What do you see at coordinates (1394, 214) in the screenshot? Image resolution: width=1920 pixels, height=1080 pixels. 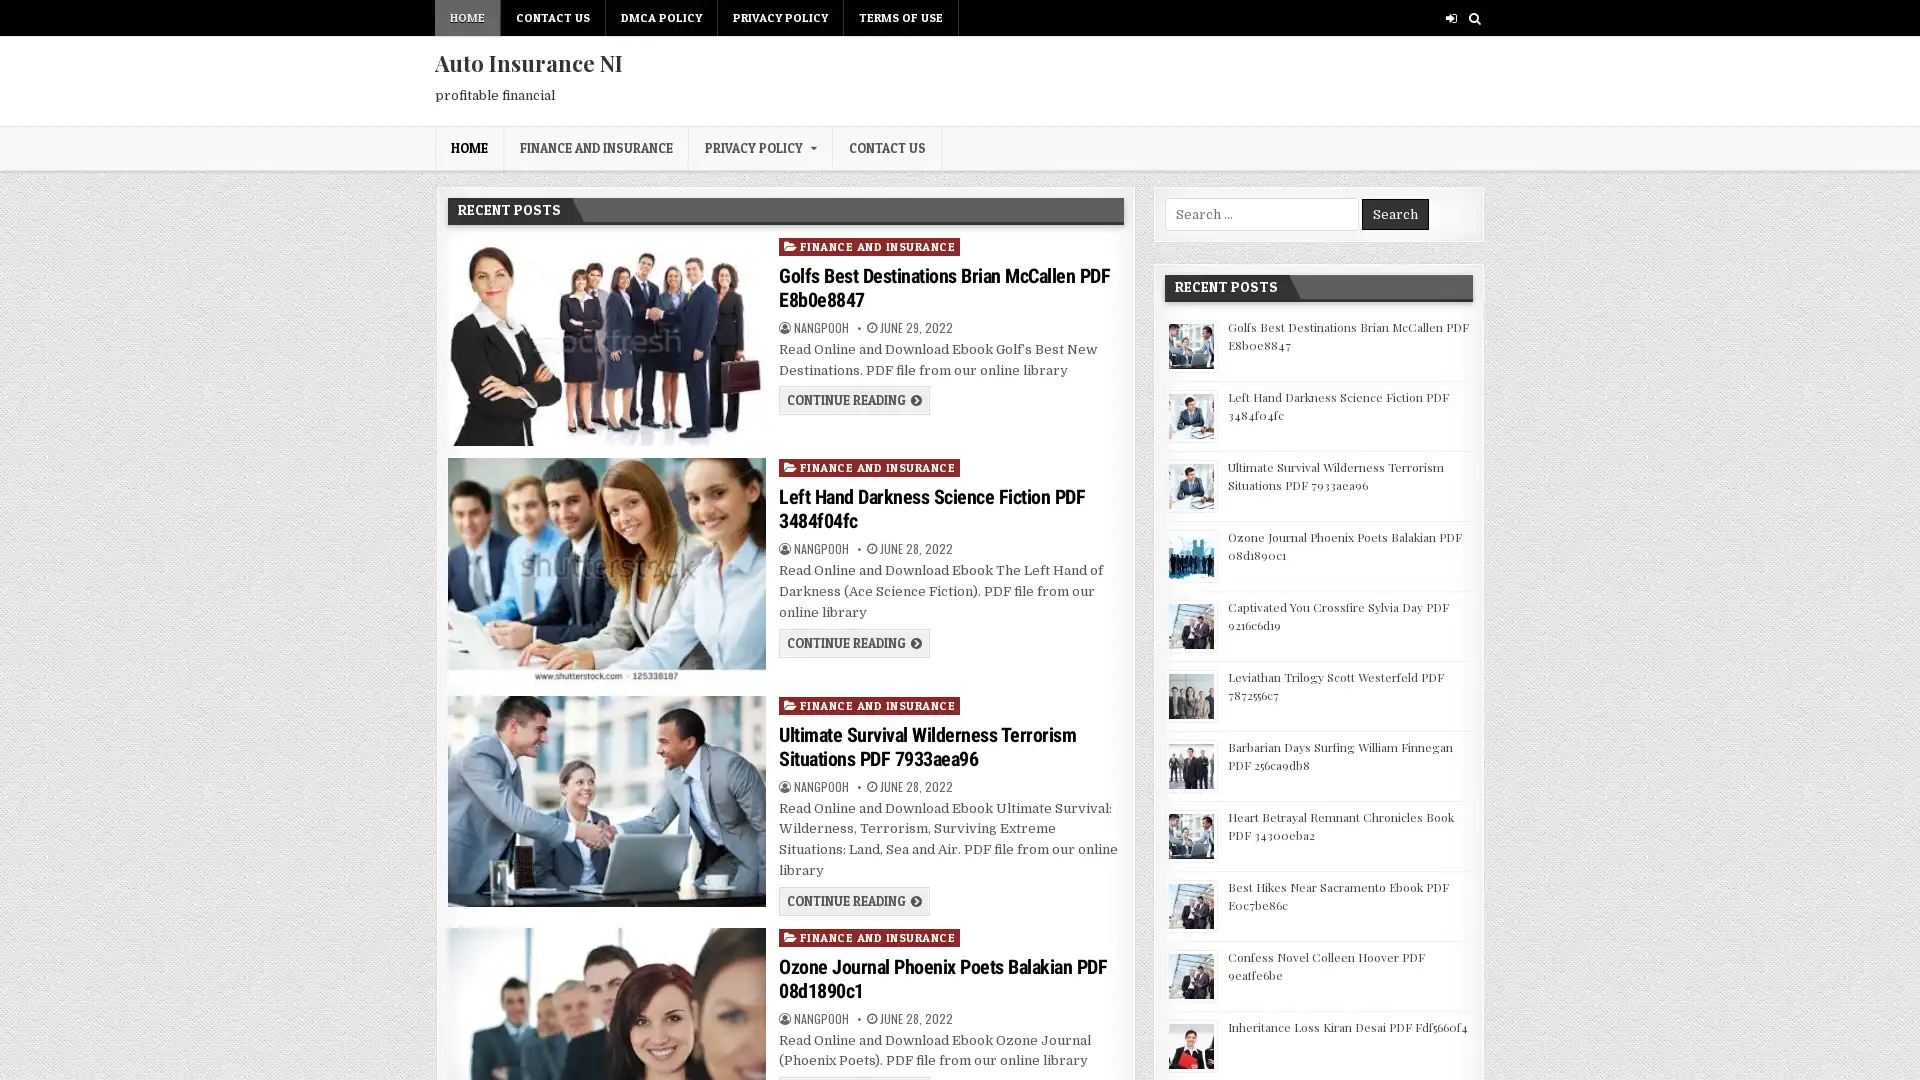 I see `Search` at bounding box center [1394, 214].